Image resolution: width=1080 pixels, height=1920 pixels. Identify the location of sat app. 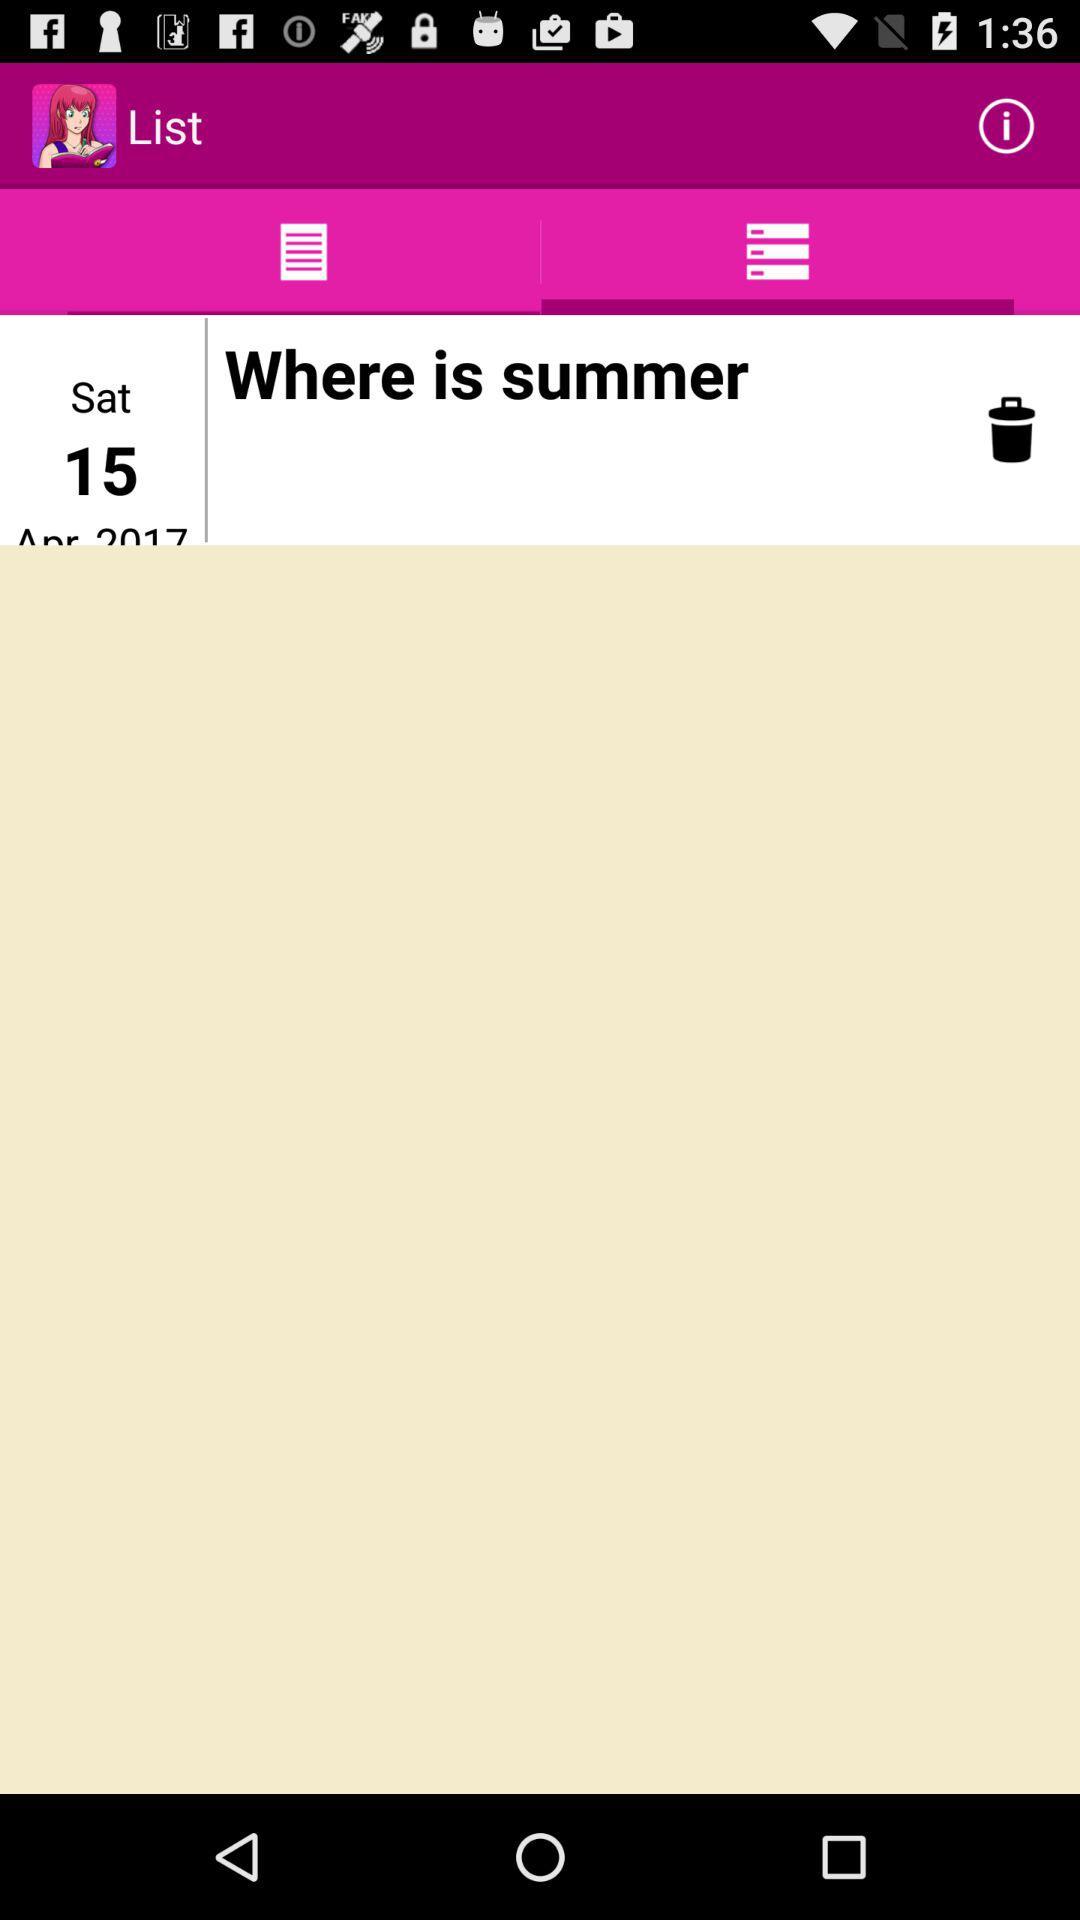
(100, 395).